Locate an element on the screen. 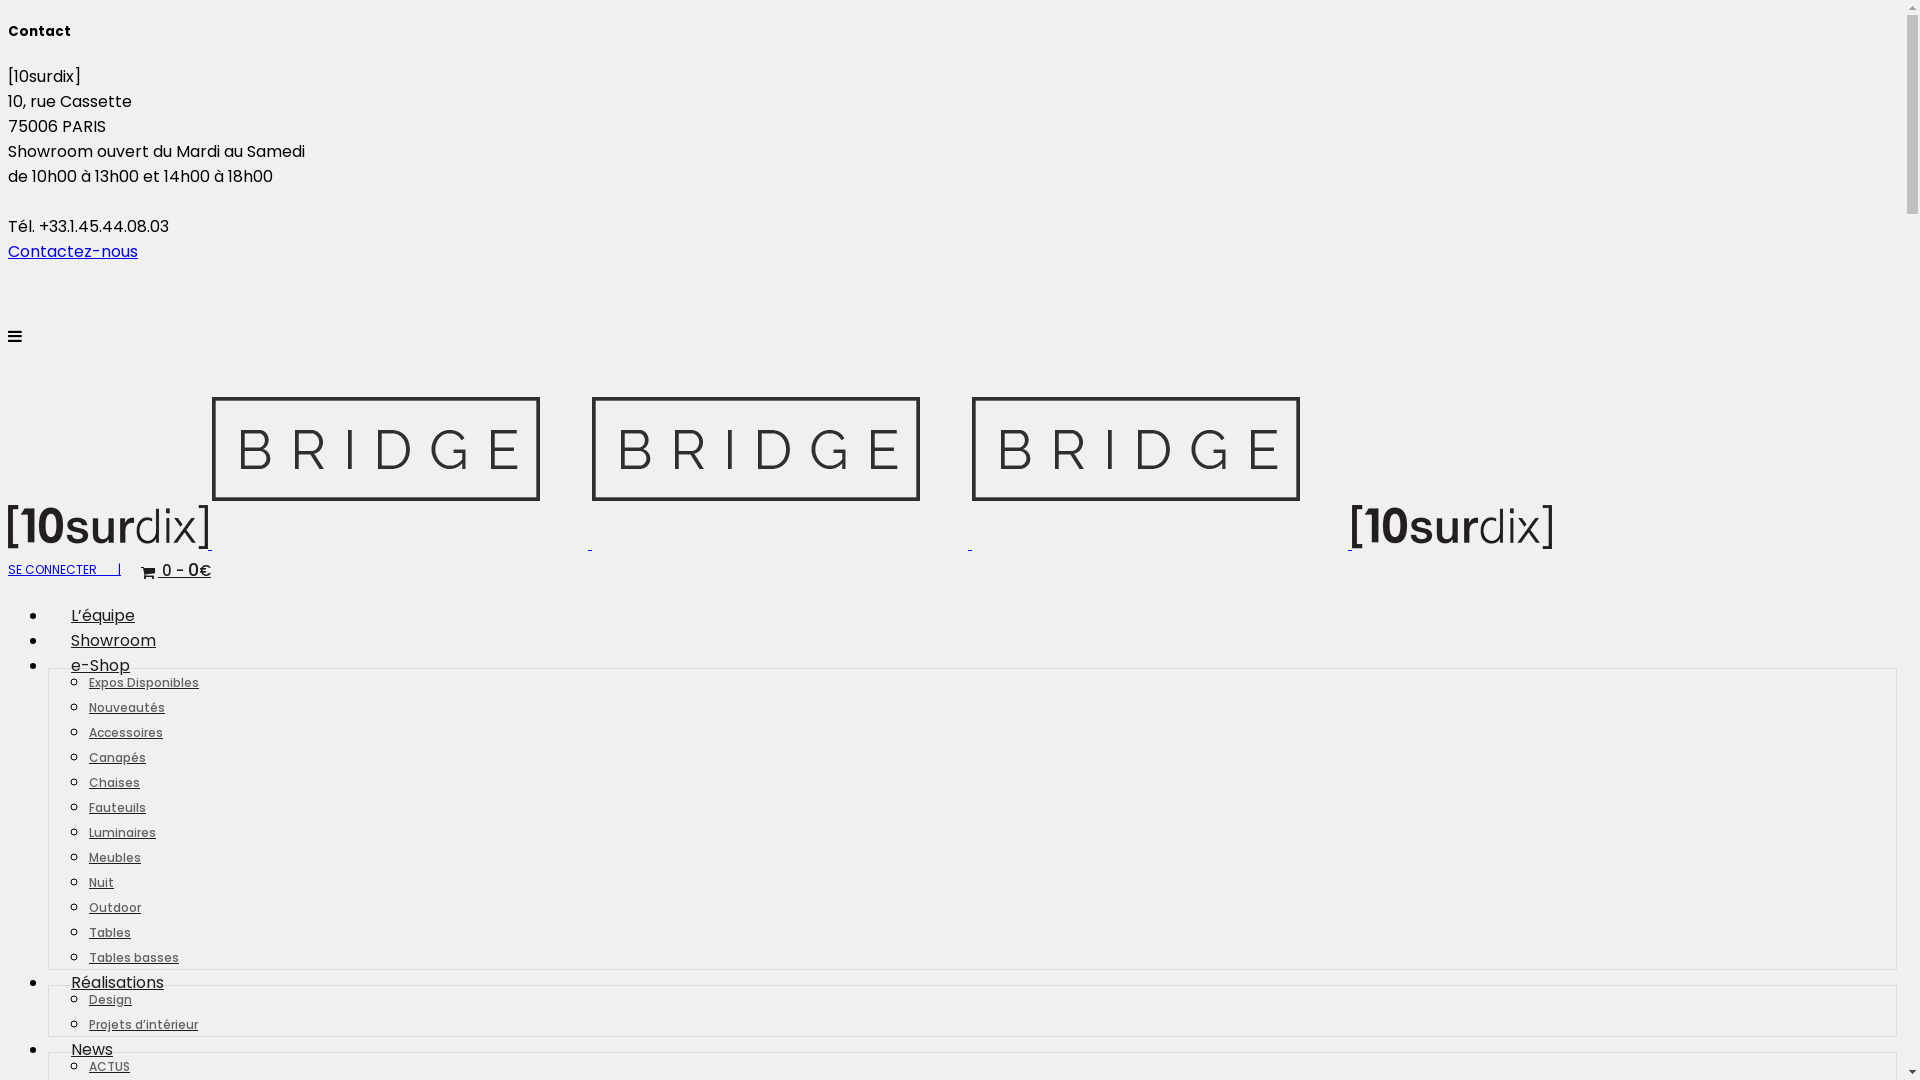 The image size is (1920, 1080). 'ACTUS' is located at coordinates (108, 1064).